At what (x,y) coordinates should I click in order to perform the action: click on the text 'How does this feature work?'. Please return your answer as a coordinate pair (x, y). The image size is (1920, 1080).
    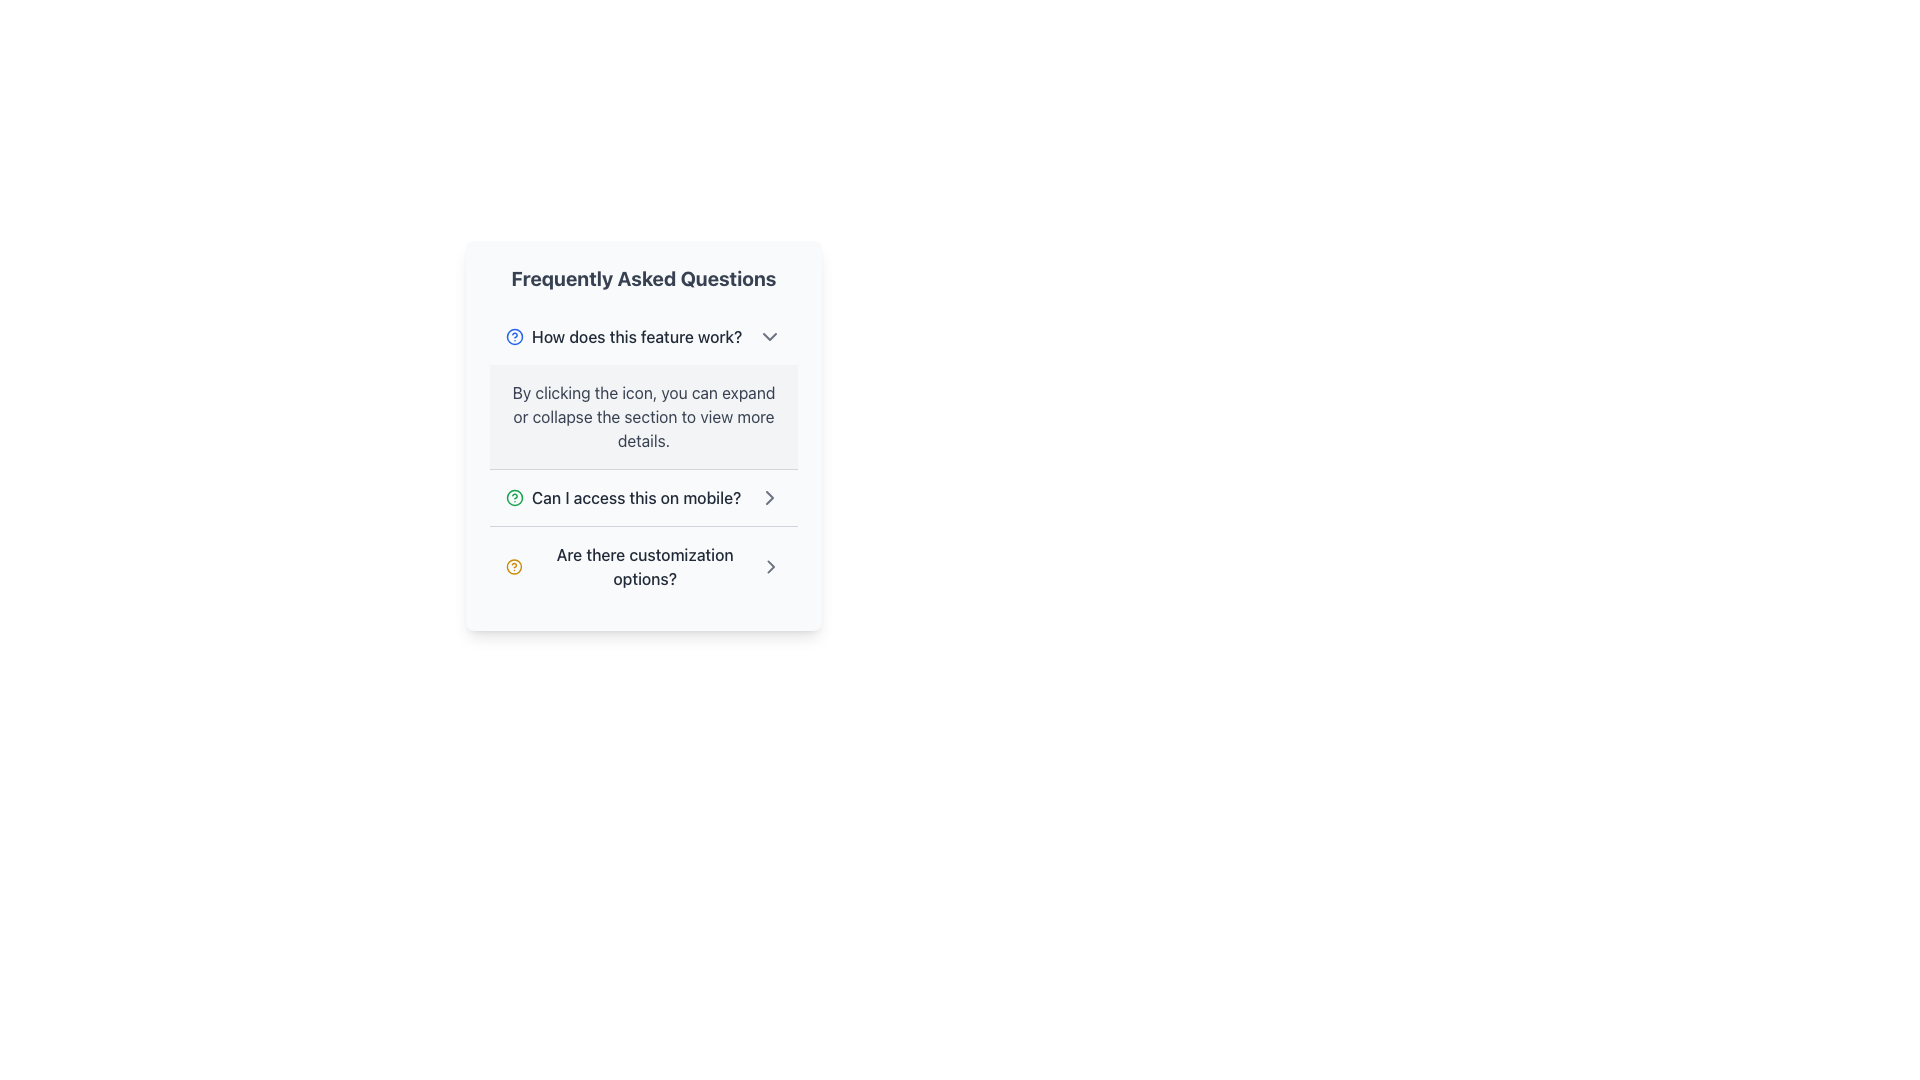
    Looking at the image, I should click on (623, 335).